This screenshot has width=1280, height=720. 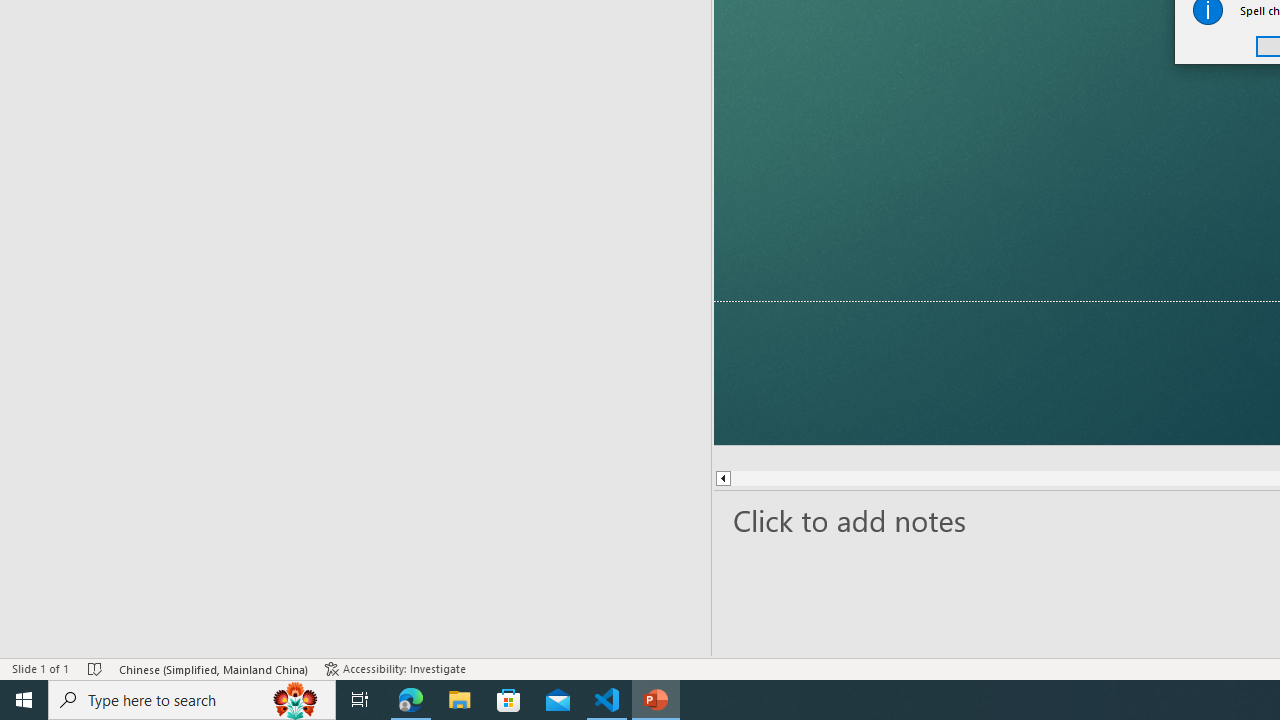 I want to click on 'Microsoft Edge - 1 running window', so click(x=410, y=698).